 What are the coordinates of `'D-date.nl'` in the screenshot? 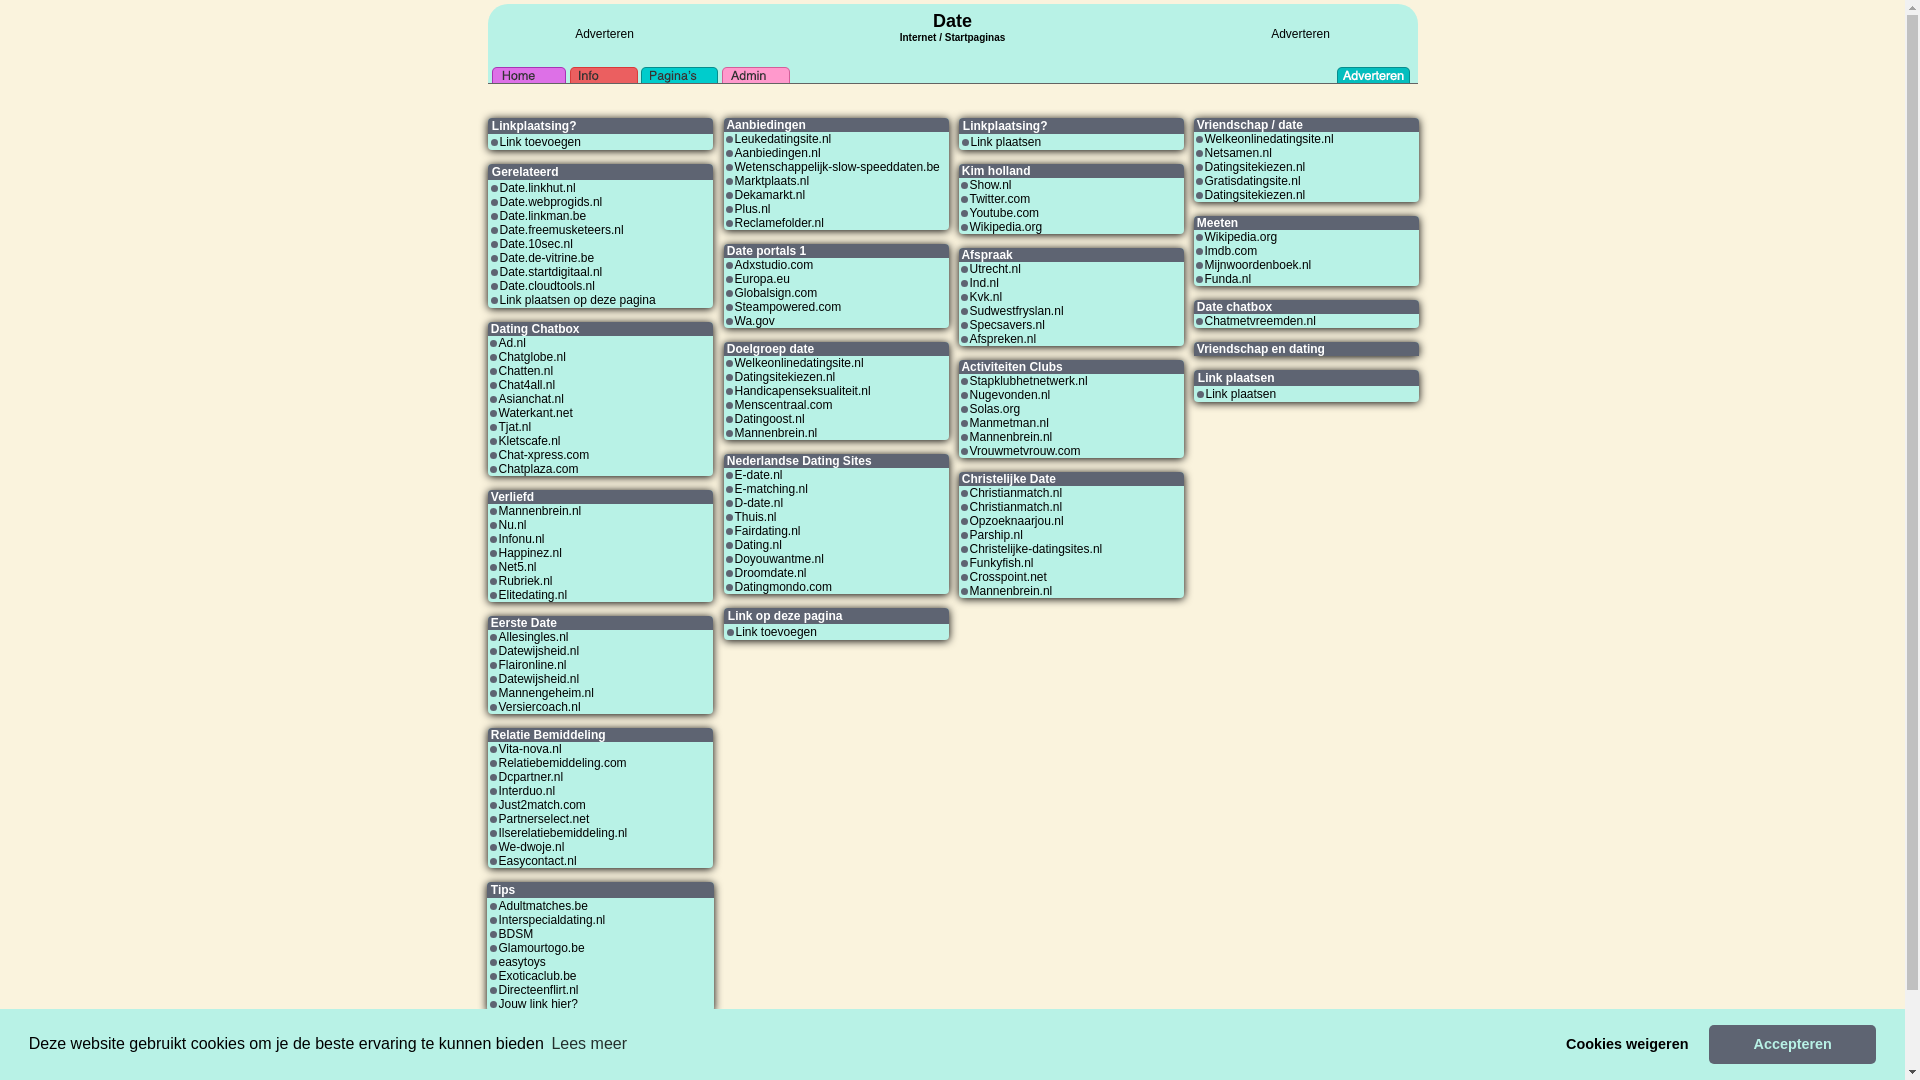 It's located at (733, 501).